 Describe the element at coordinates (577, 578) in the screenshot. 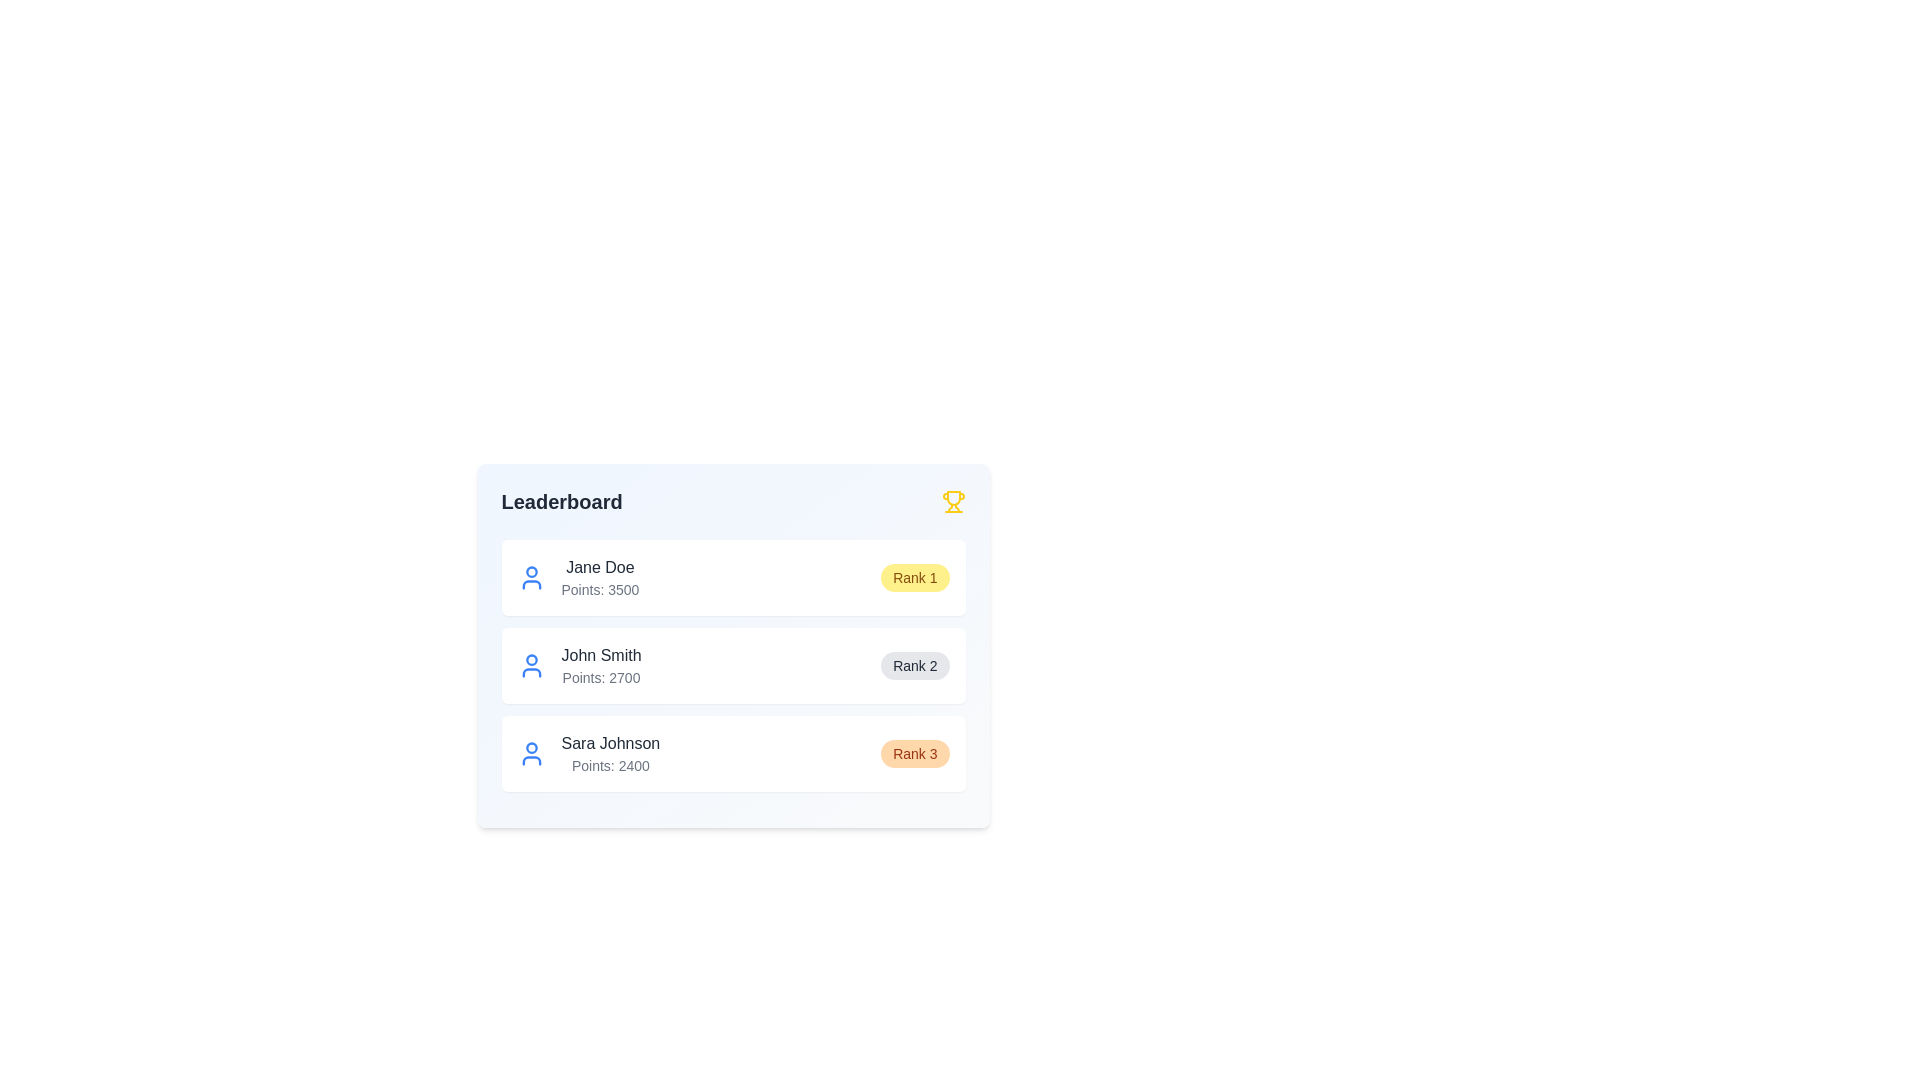

I see `the Text element displaying the user's name and score in the leaderboard, located at the topmost position, to the left of 'Rank 1'` at that location.